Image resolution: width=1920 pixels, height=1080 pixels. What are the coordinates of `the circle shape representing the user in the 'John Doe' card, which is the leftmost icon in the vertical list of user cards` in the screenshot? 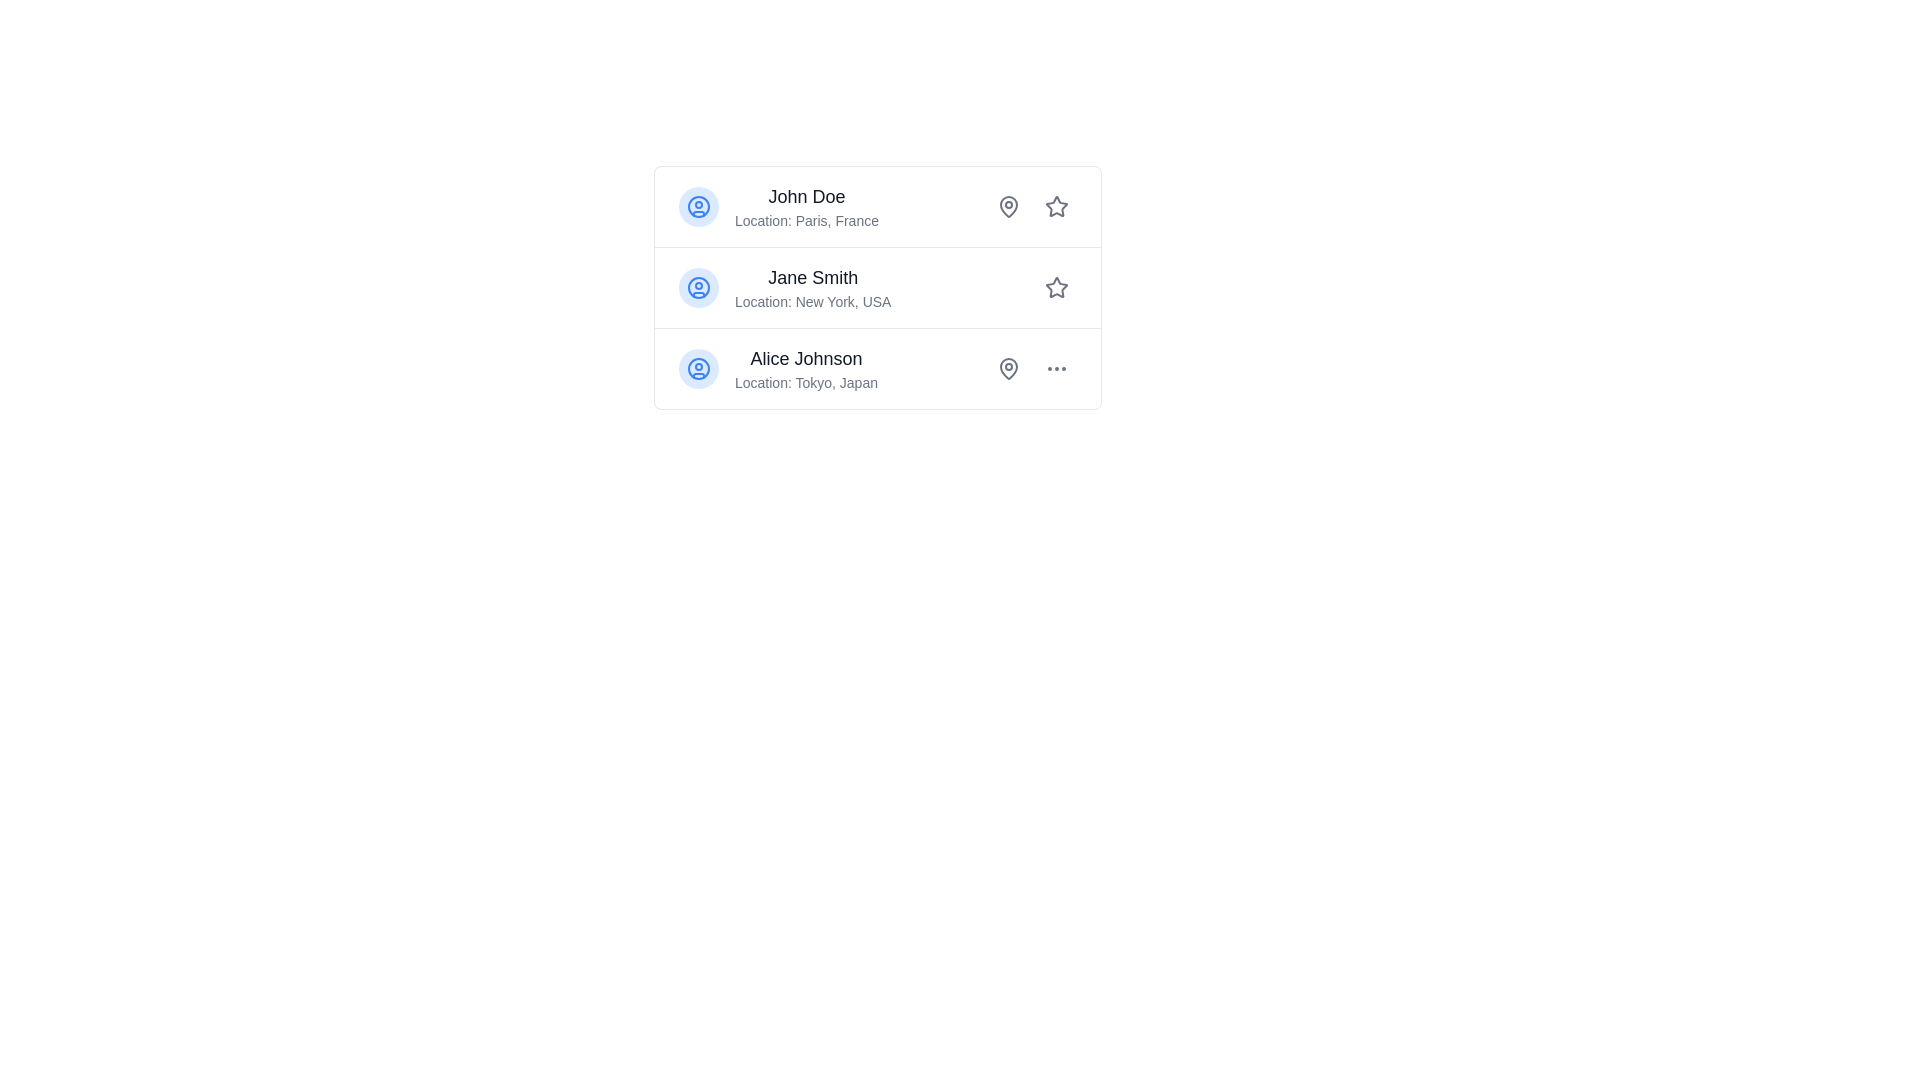 It's located at (699, 207).